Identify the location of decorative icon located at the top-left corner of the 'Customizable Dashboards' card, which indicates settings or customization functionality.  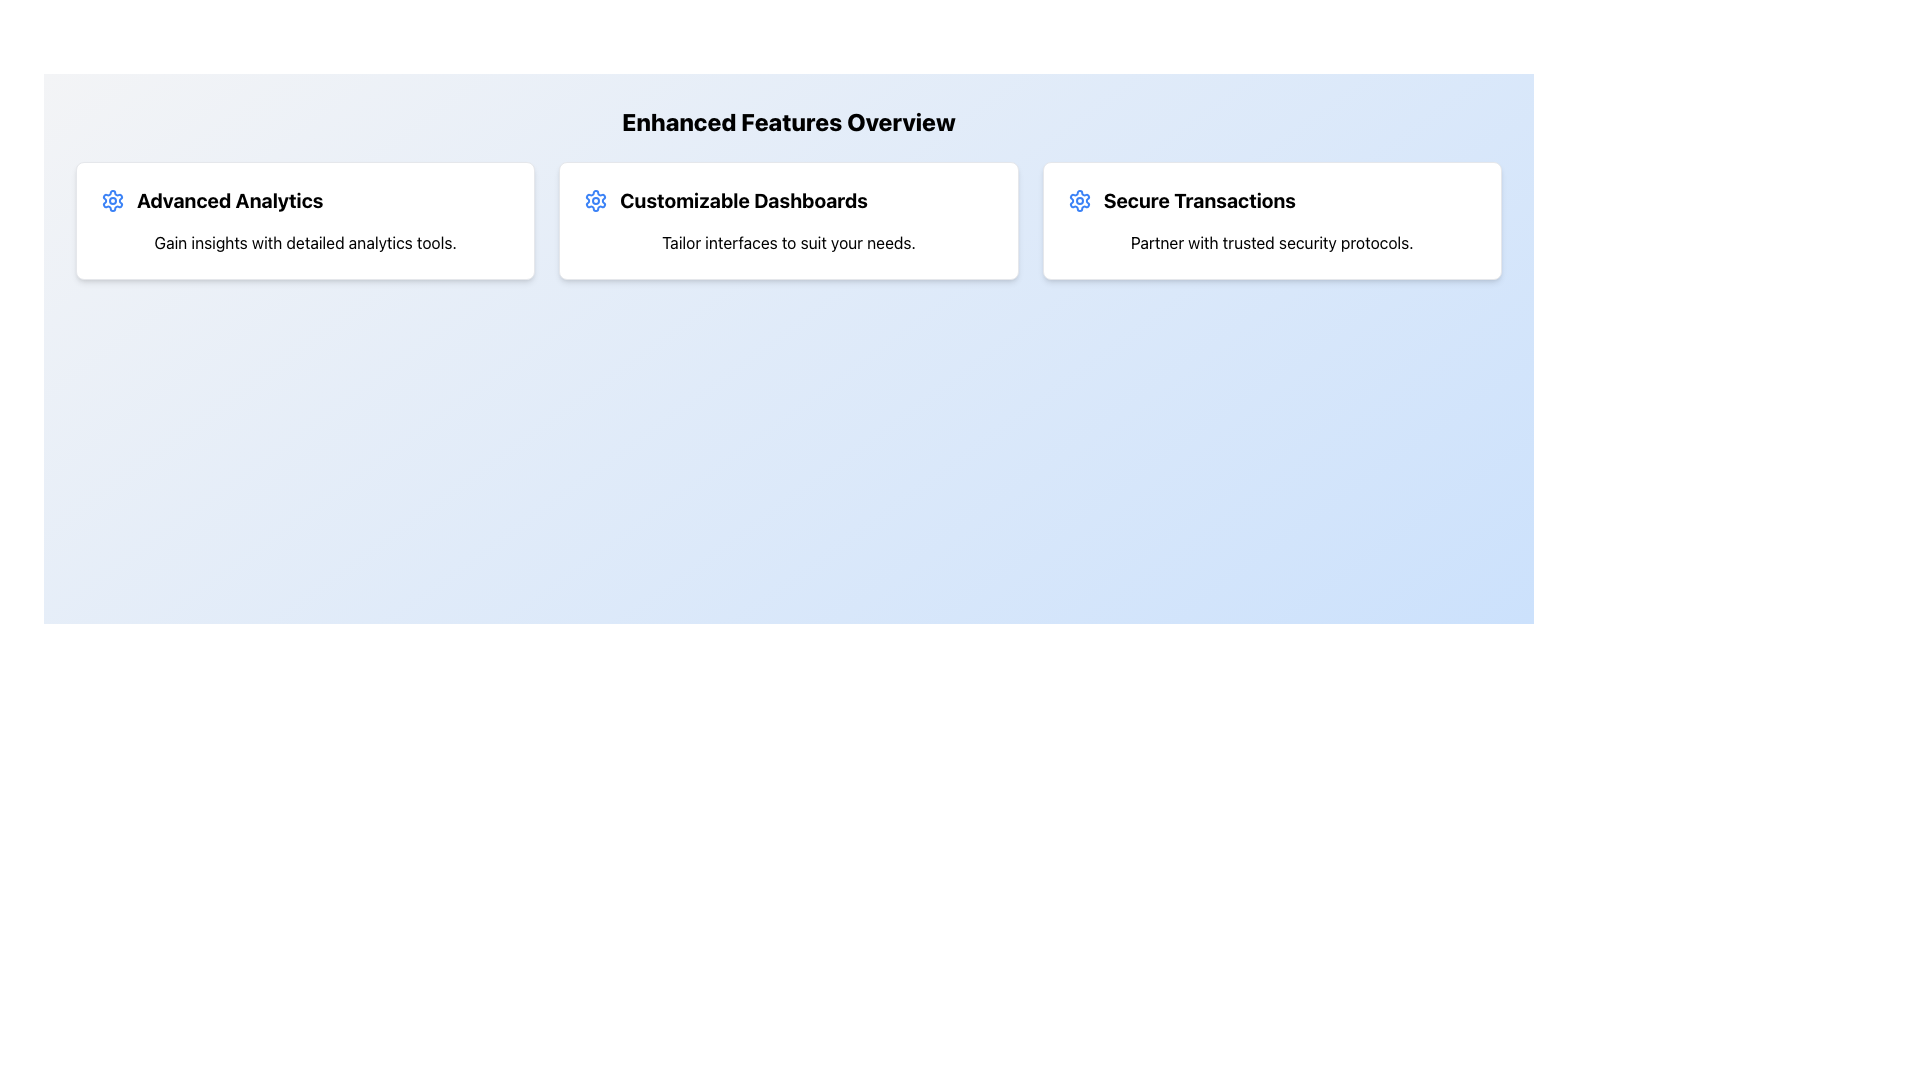
(595, 200).